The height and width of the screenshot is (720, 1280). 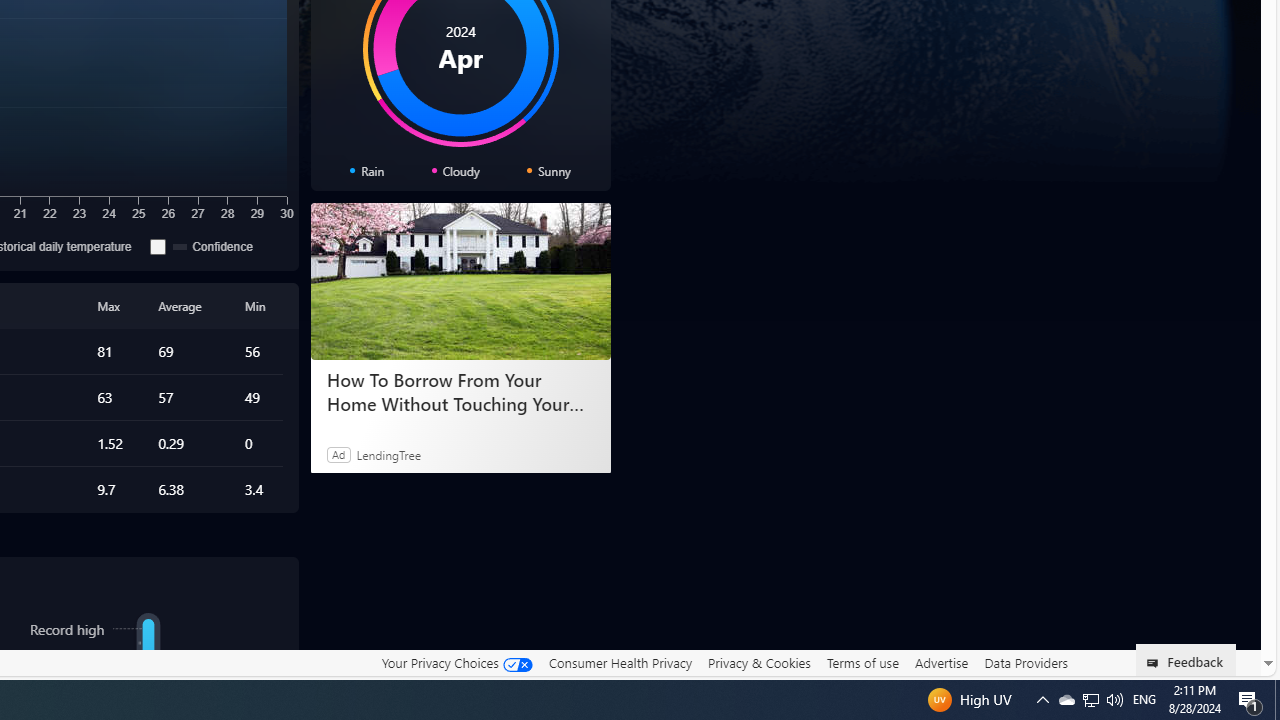 I want to click on 'Consumer Health Privacy', so click(x=619, y=662).